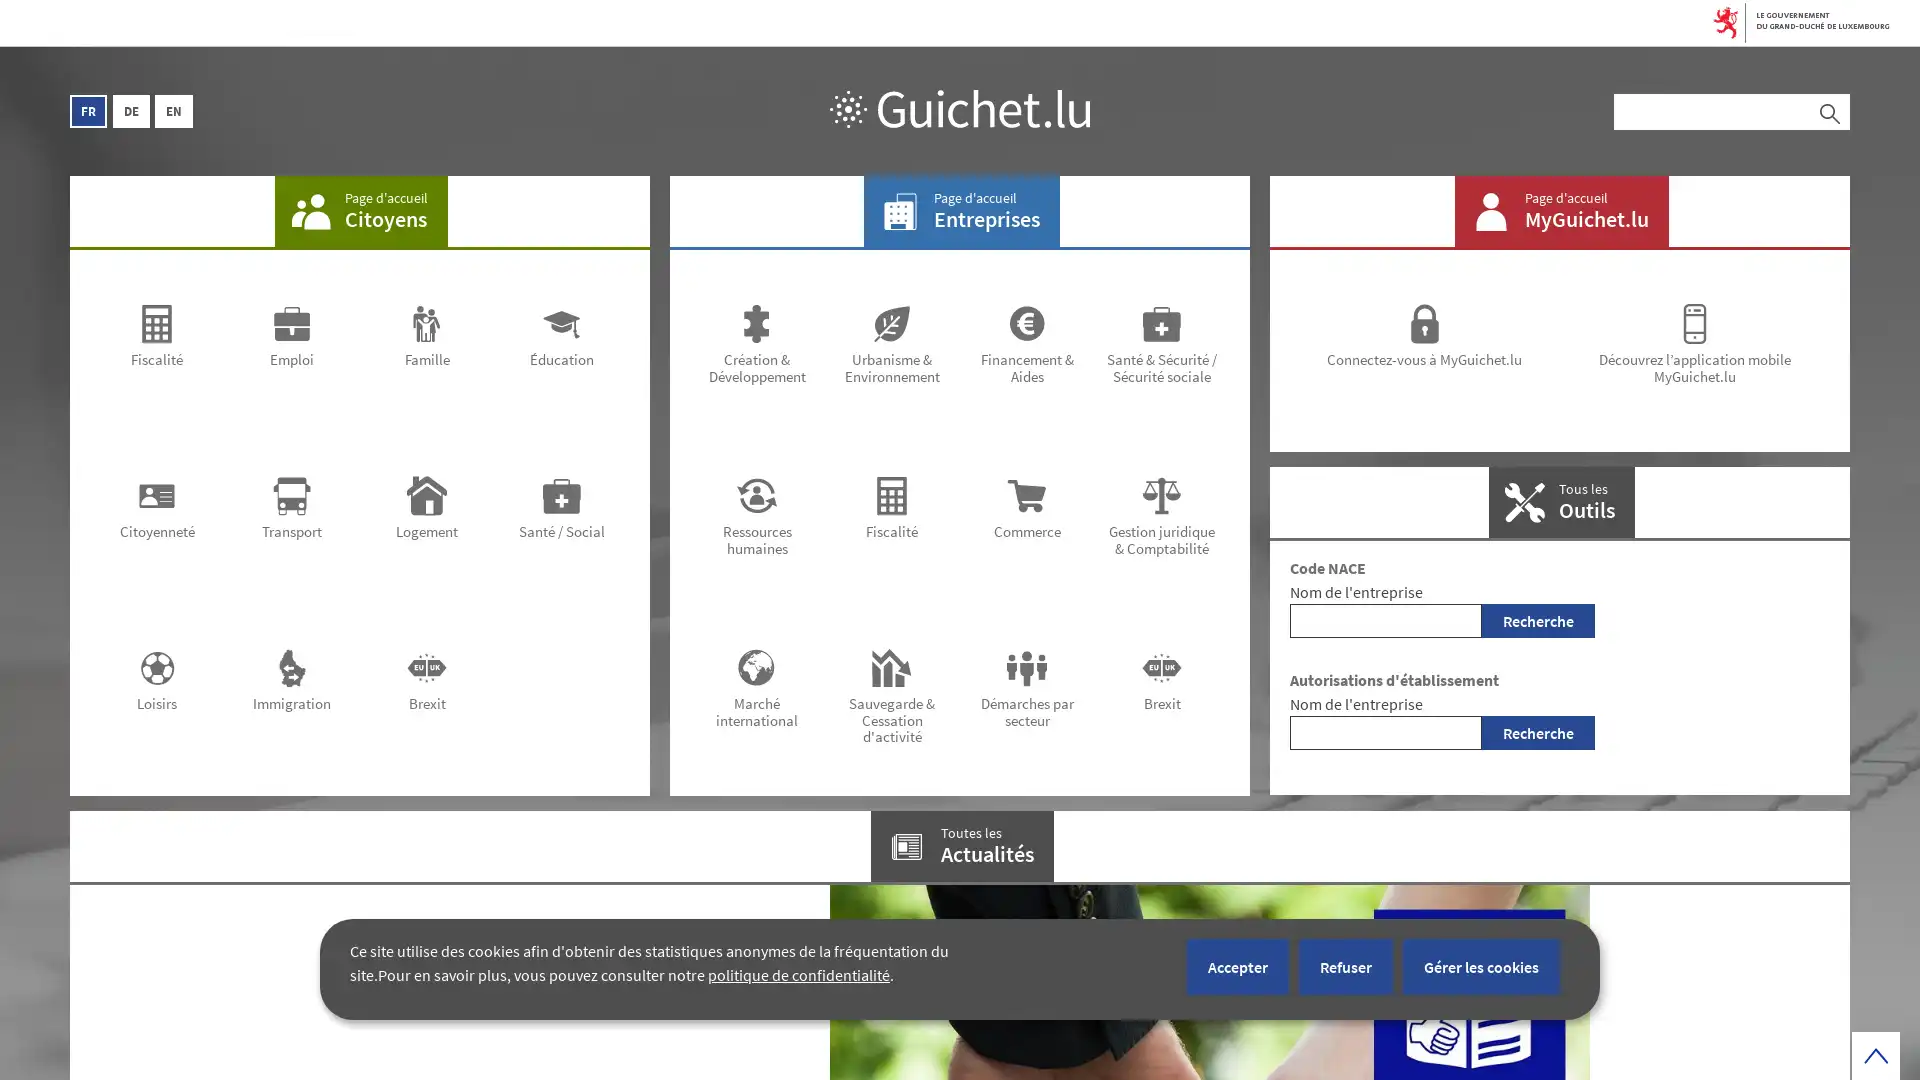  What do you see at coordinates (1481, 966) in the screenshot?
I see `Gerer les cookies` at bounding box center [1481, 966].